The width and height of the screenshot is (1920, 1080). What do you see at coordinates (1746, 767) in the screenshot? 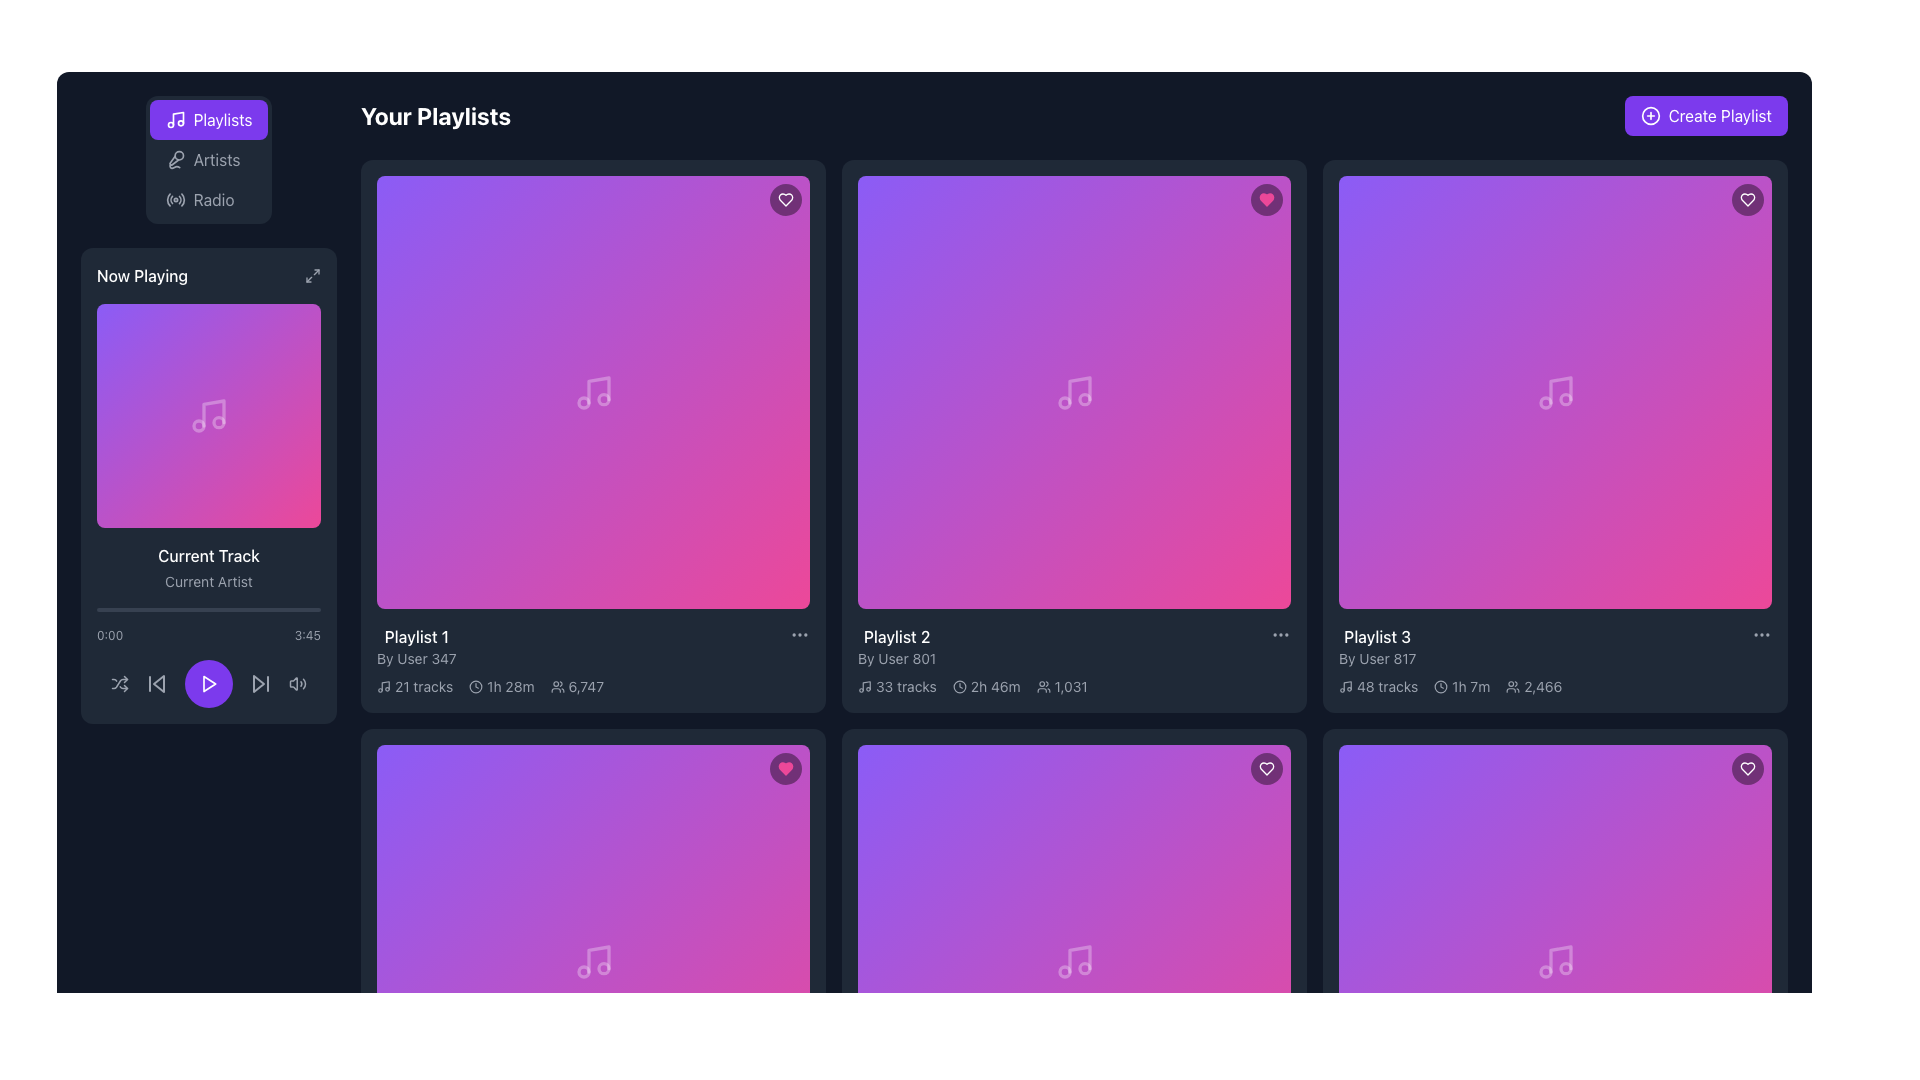
I see `the icon button in the top-right corner of the card titled 'Playlist 3'` at bounding box center [1746, 767].